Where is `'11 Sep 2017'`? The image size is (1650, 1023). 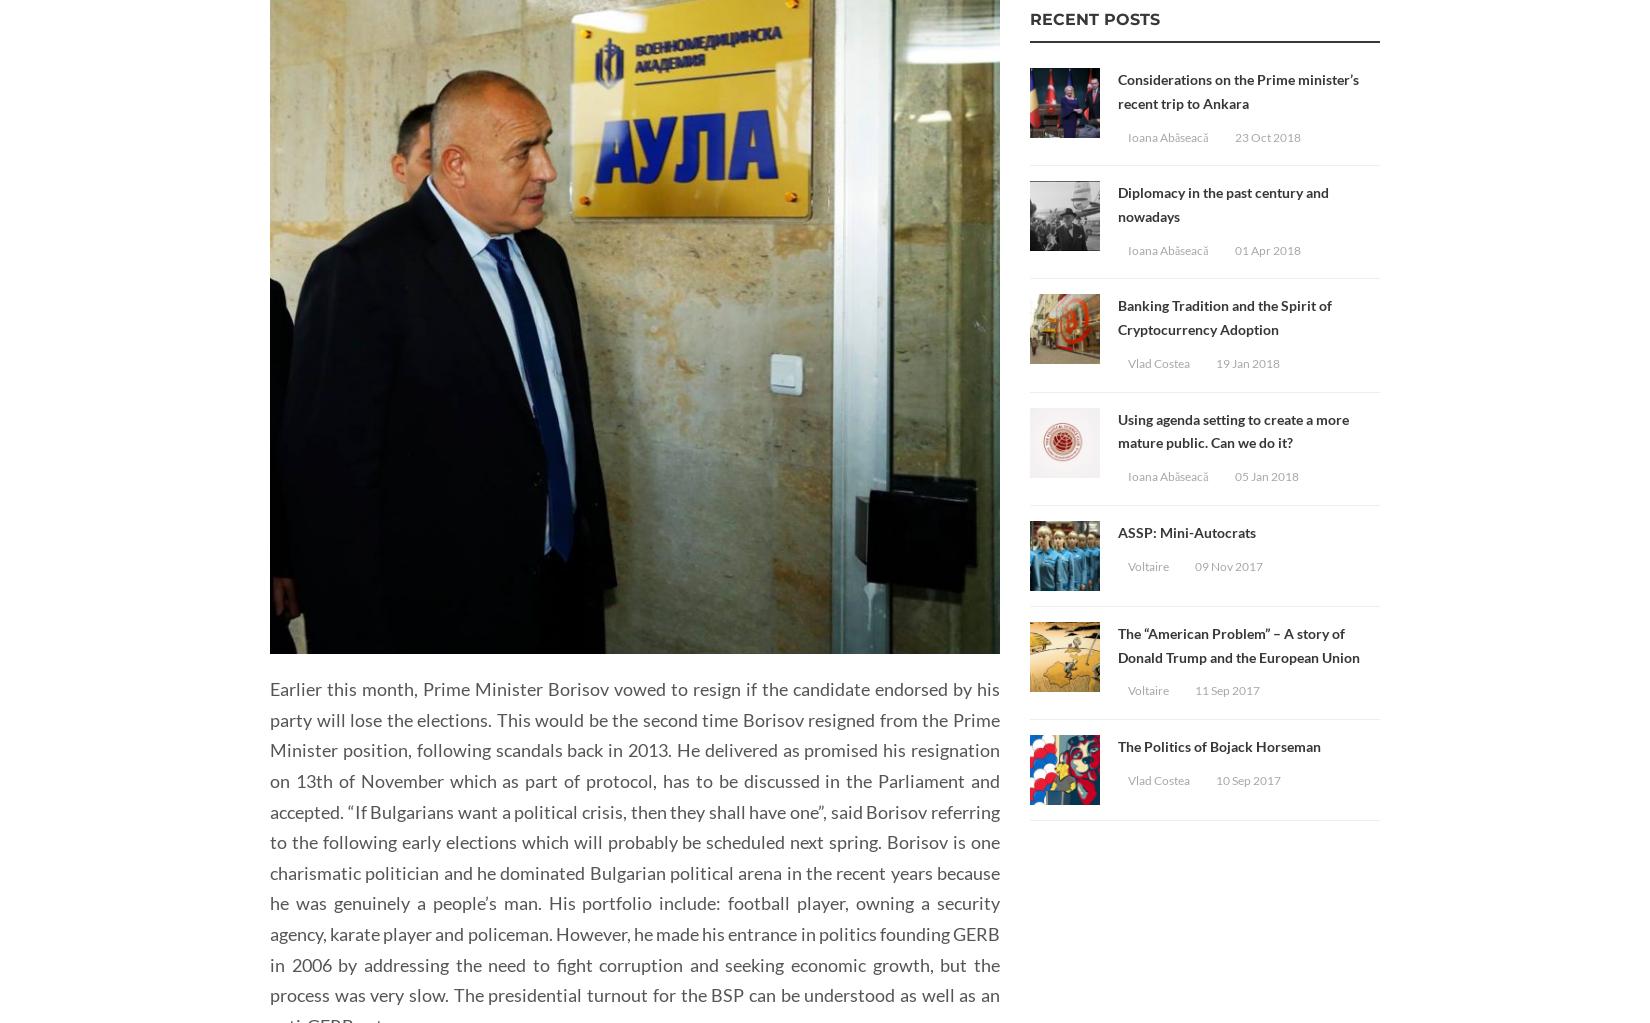
'11 Sep 2017' is located at coordinates (1227, 689).